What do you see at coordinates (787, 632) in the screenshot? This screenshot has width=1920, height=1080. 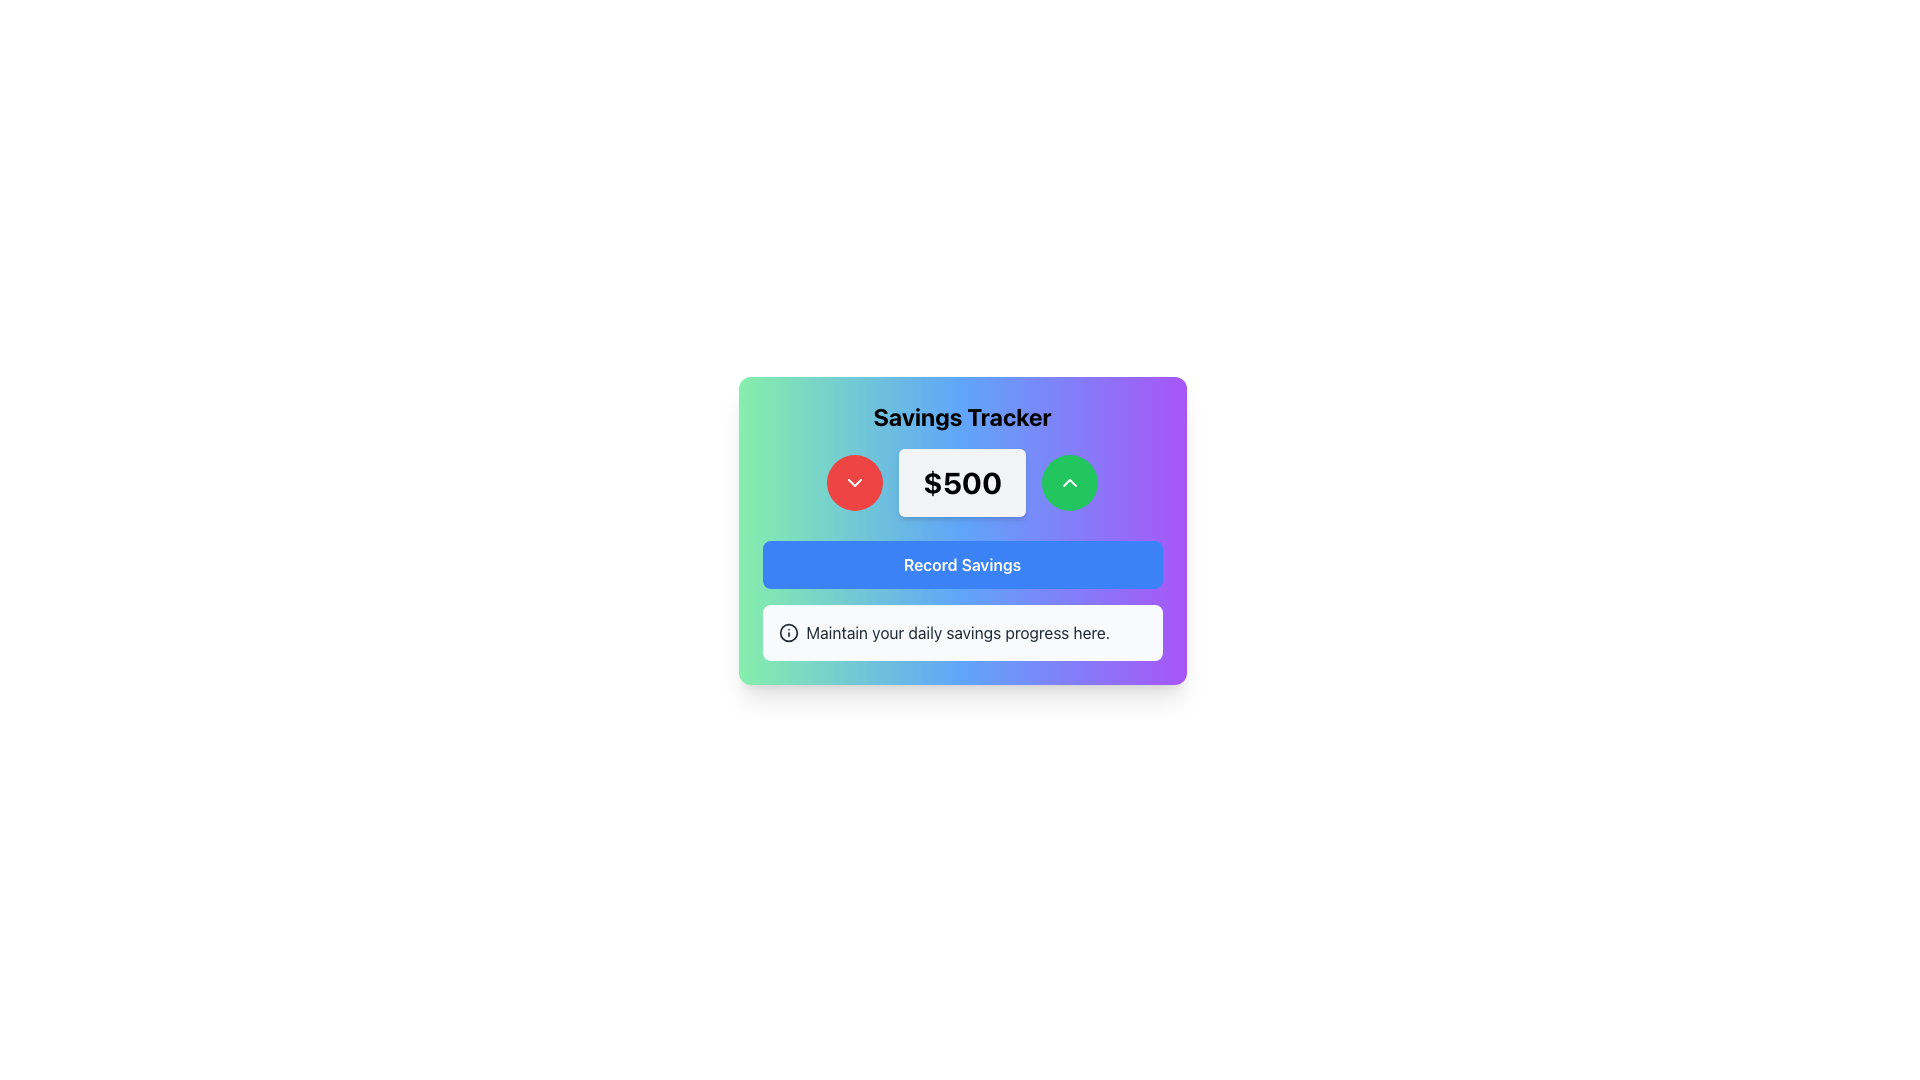 I see `the informational icon which is a circle enclosing a vertical line and a dot, located to the left of the text 'Maintain your daily savings progress here.'` at bounding box center [787, 632].